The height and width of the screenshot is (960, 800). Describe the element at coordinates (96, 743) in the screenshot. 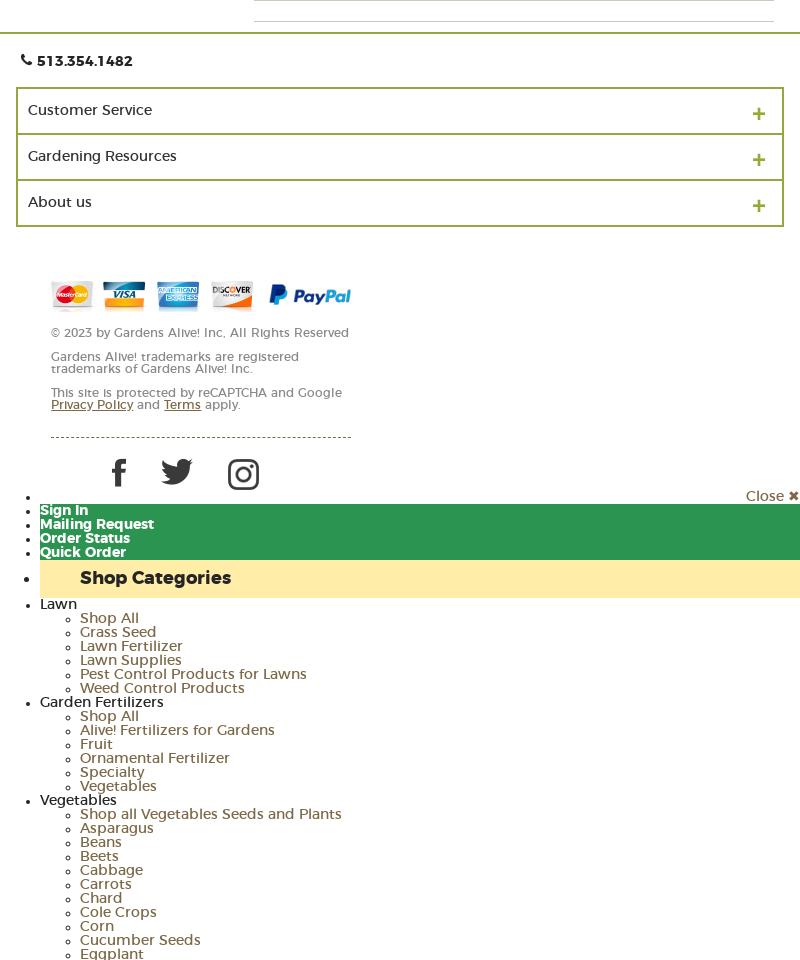

I see `'Fruit'` at that location.